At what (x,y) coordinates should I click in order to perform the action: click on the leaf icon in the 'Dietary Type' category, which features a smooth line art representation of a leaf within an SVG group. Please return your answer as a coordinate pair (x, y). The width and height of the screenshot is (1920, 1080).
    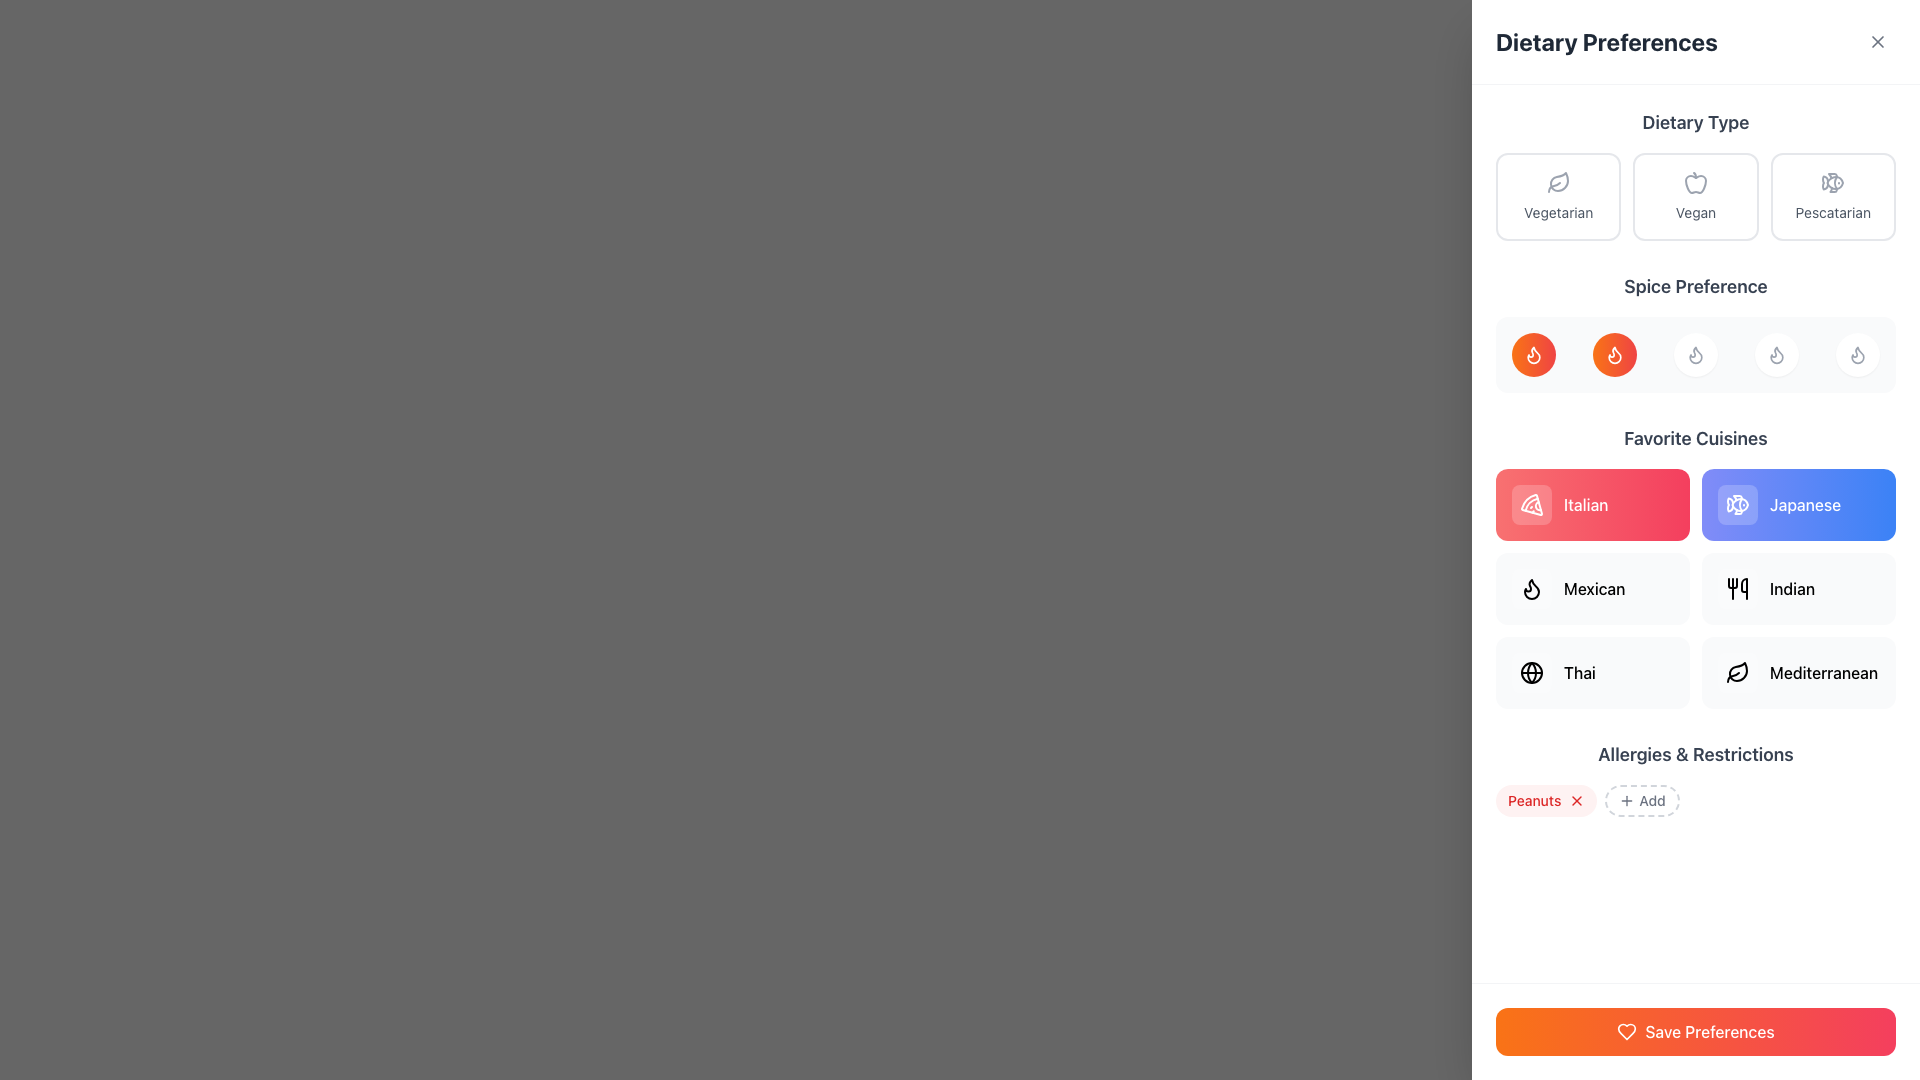
    Looking at the image, I should click on (1558, 181).